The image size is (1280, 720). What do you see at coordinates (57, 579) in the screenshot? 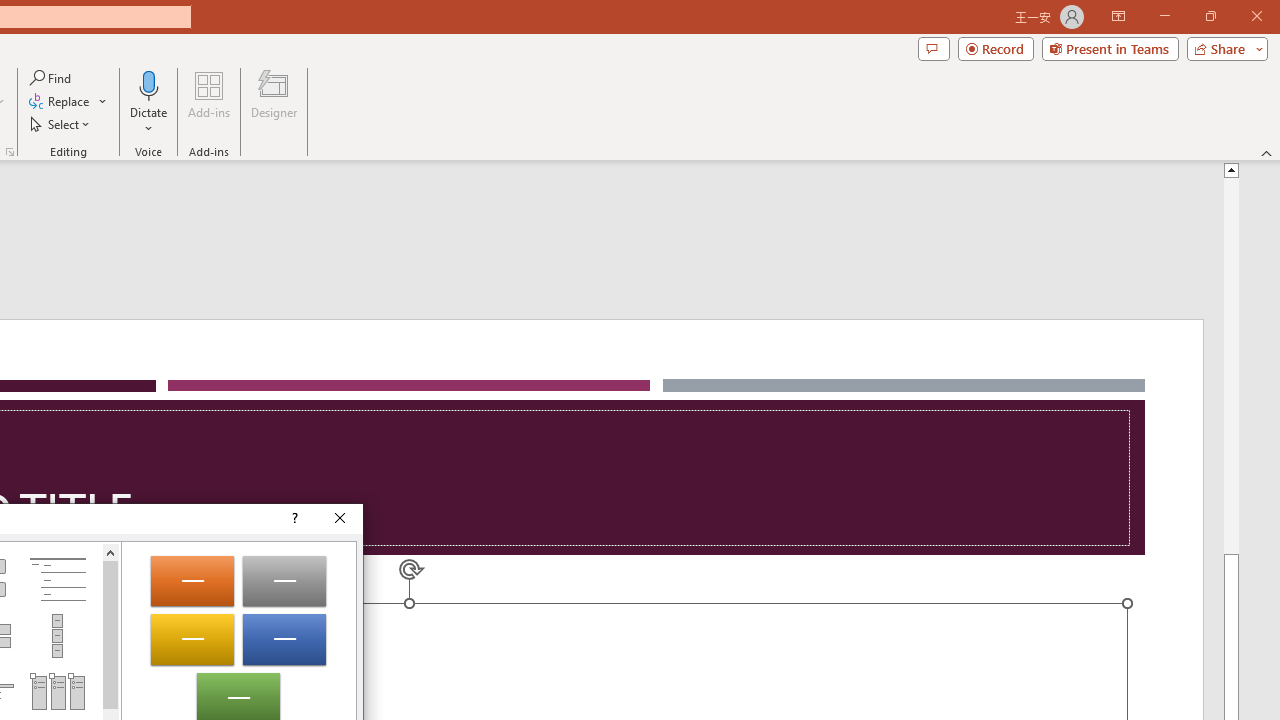
I see `'Lined List'` at bounding box center [57, 579].